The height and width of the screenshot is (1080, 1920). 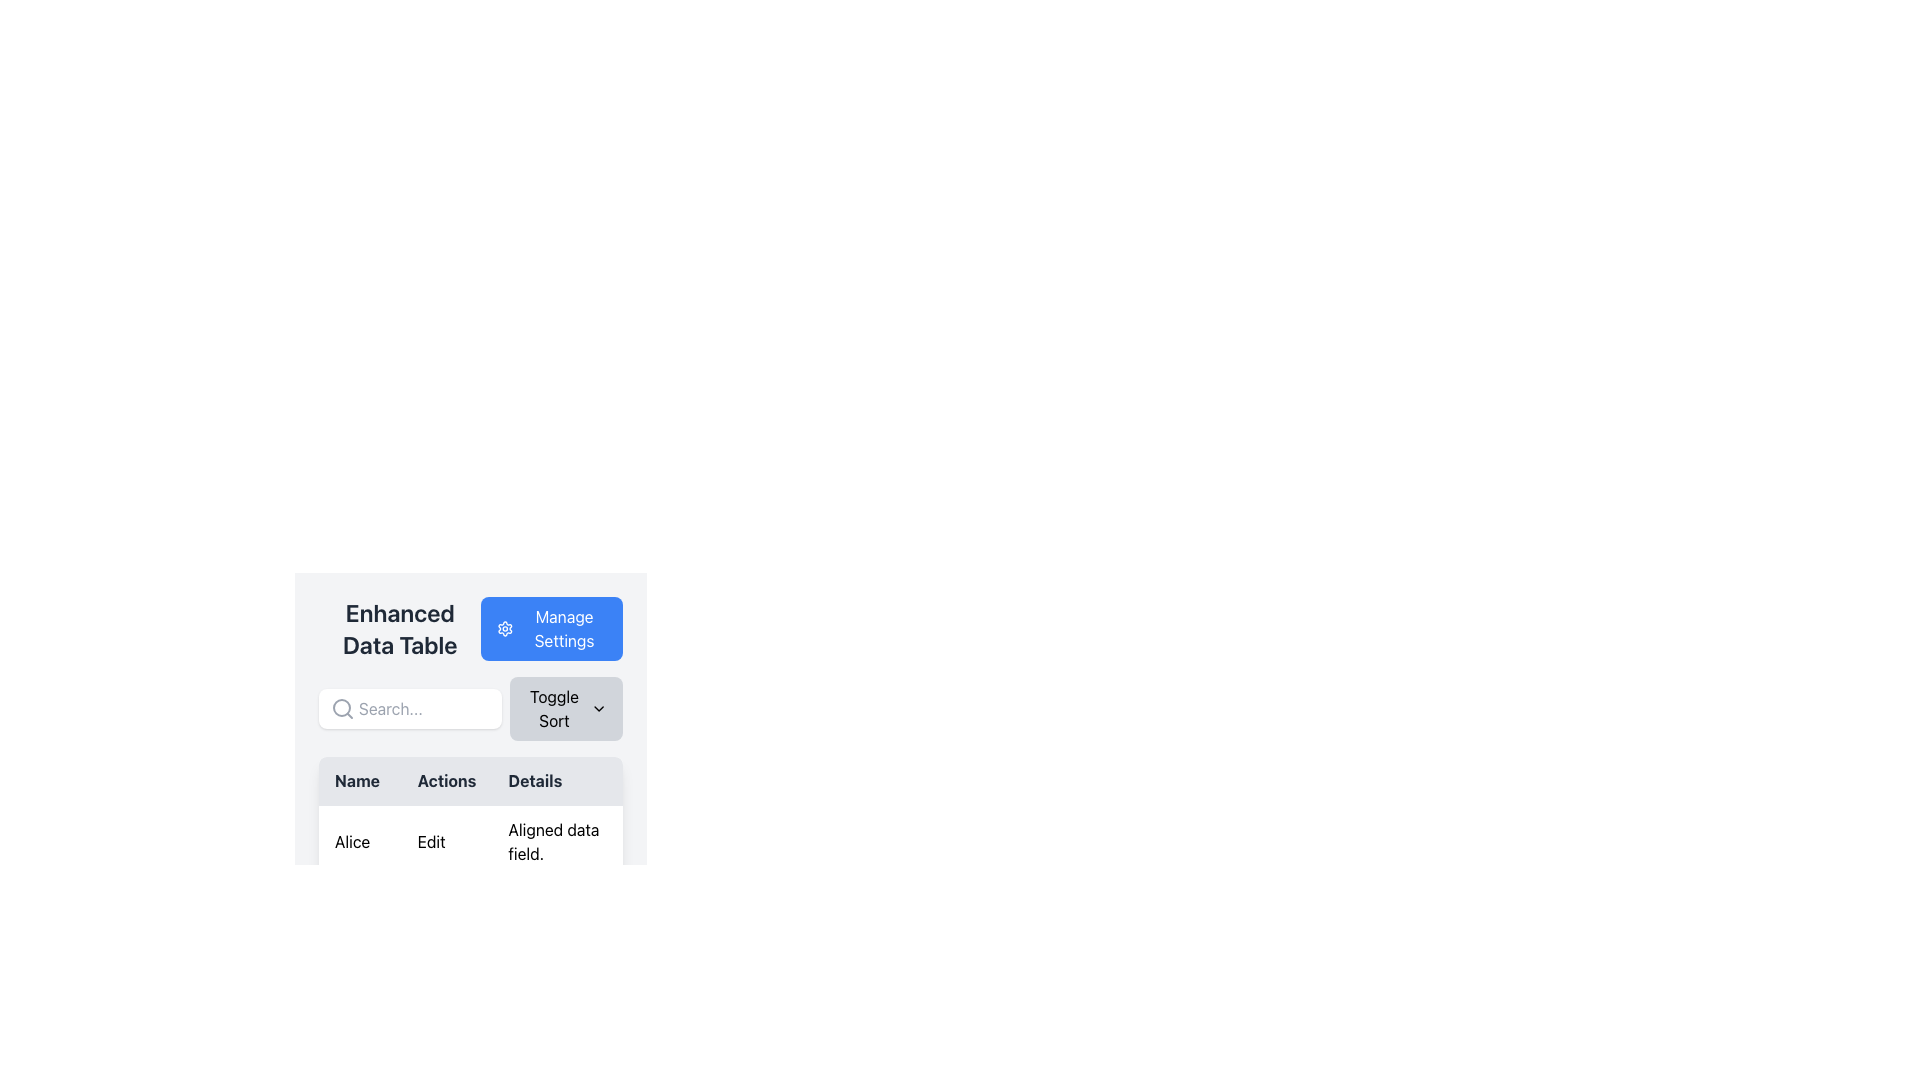 I want to click on the text label displaying 'Name', which is styled with bold, dark-colored text and is the first item in the header row of the table, so click(x=360, y=780).